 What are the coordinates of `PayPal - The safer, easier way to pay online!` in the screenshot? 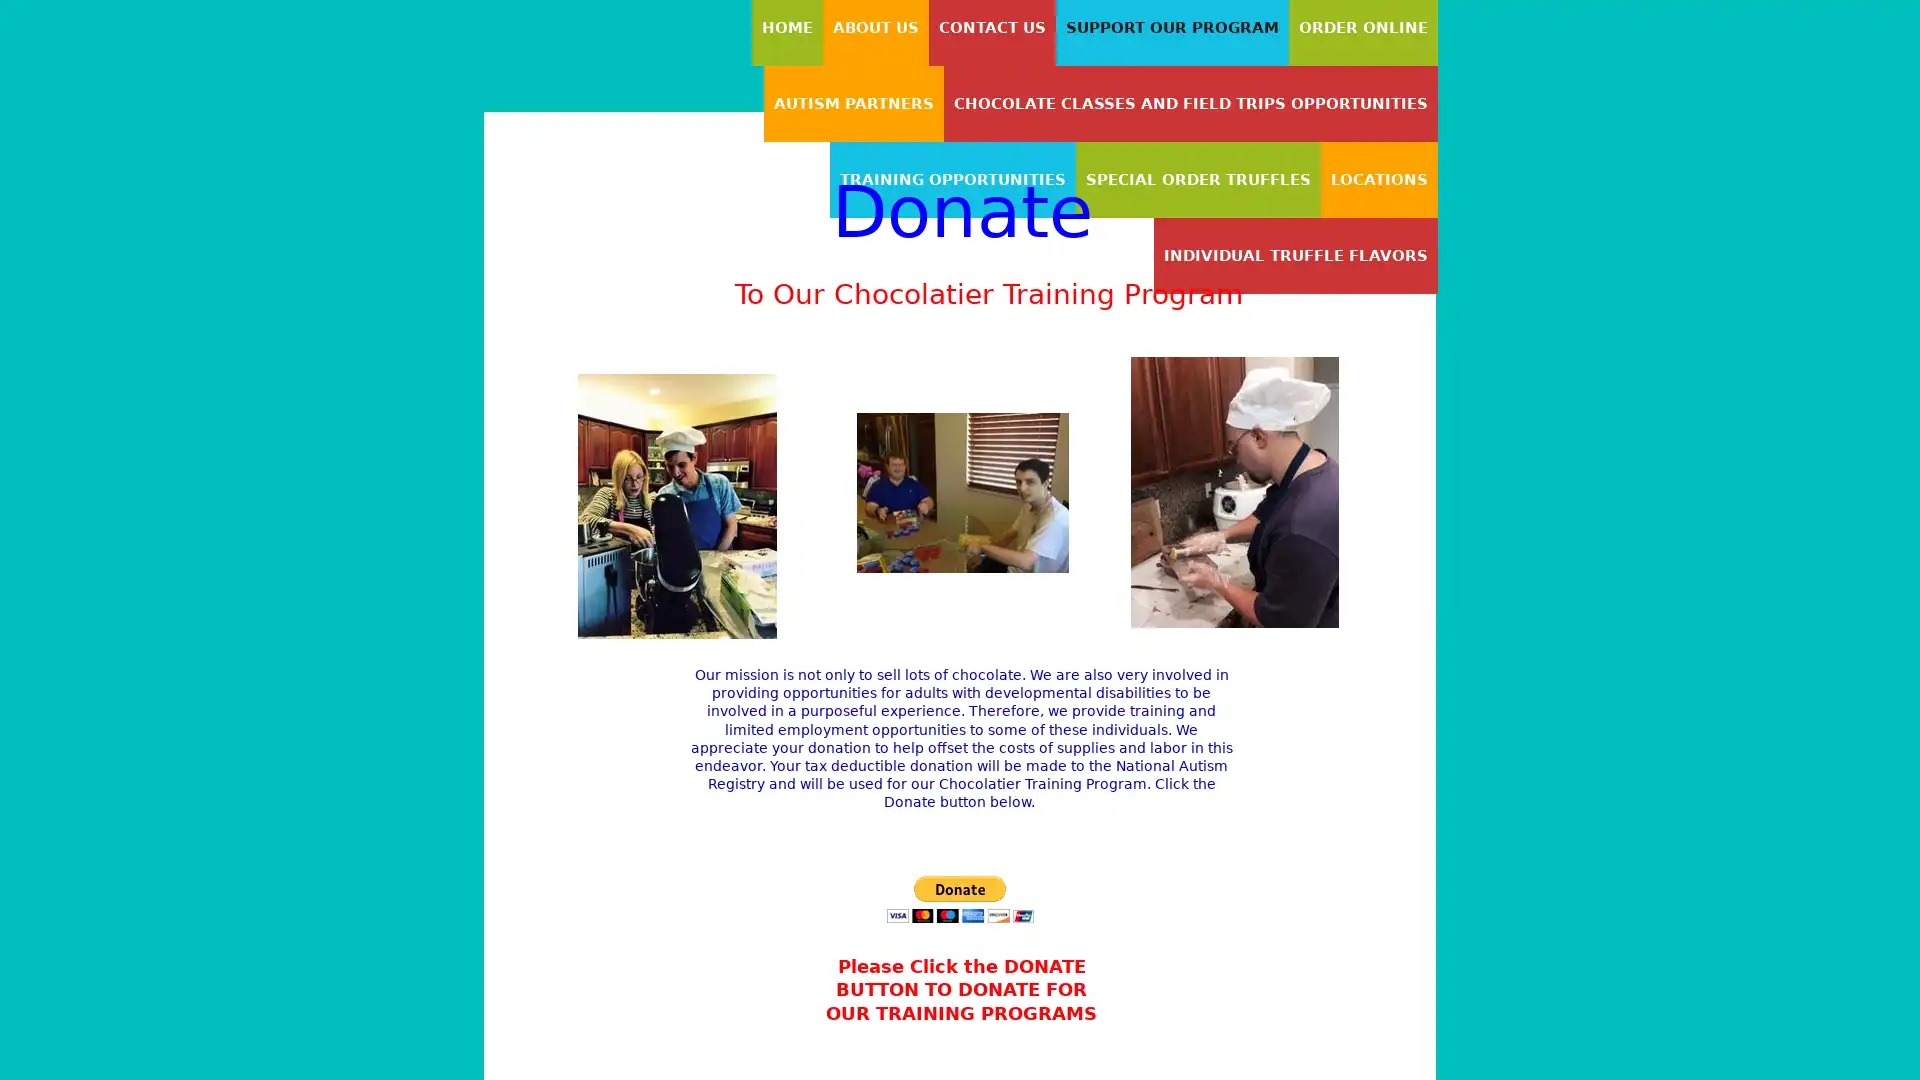 It's located at (960, 898).